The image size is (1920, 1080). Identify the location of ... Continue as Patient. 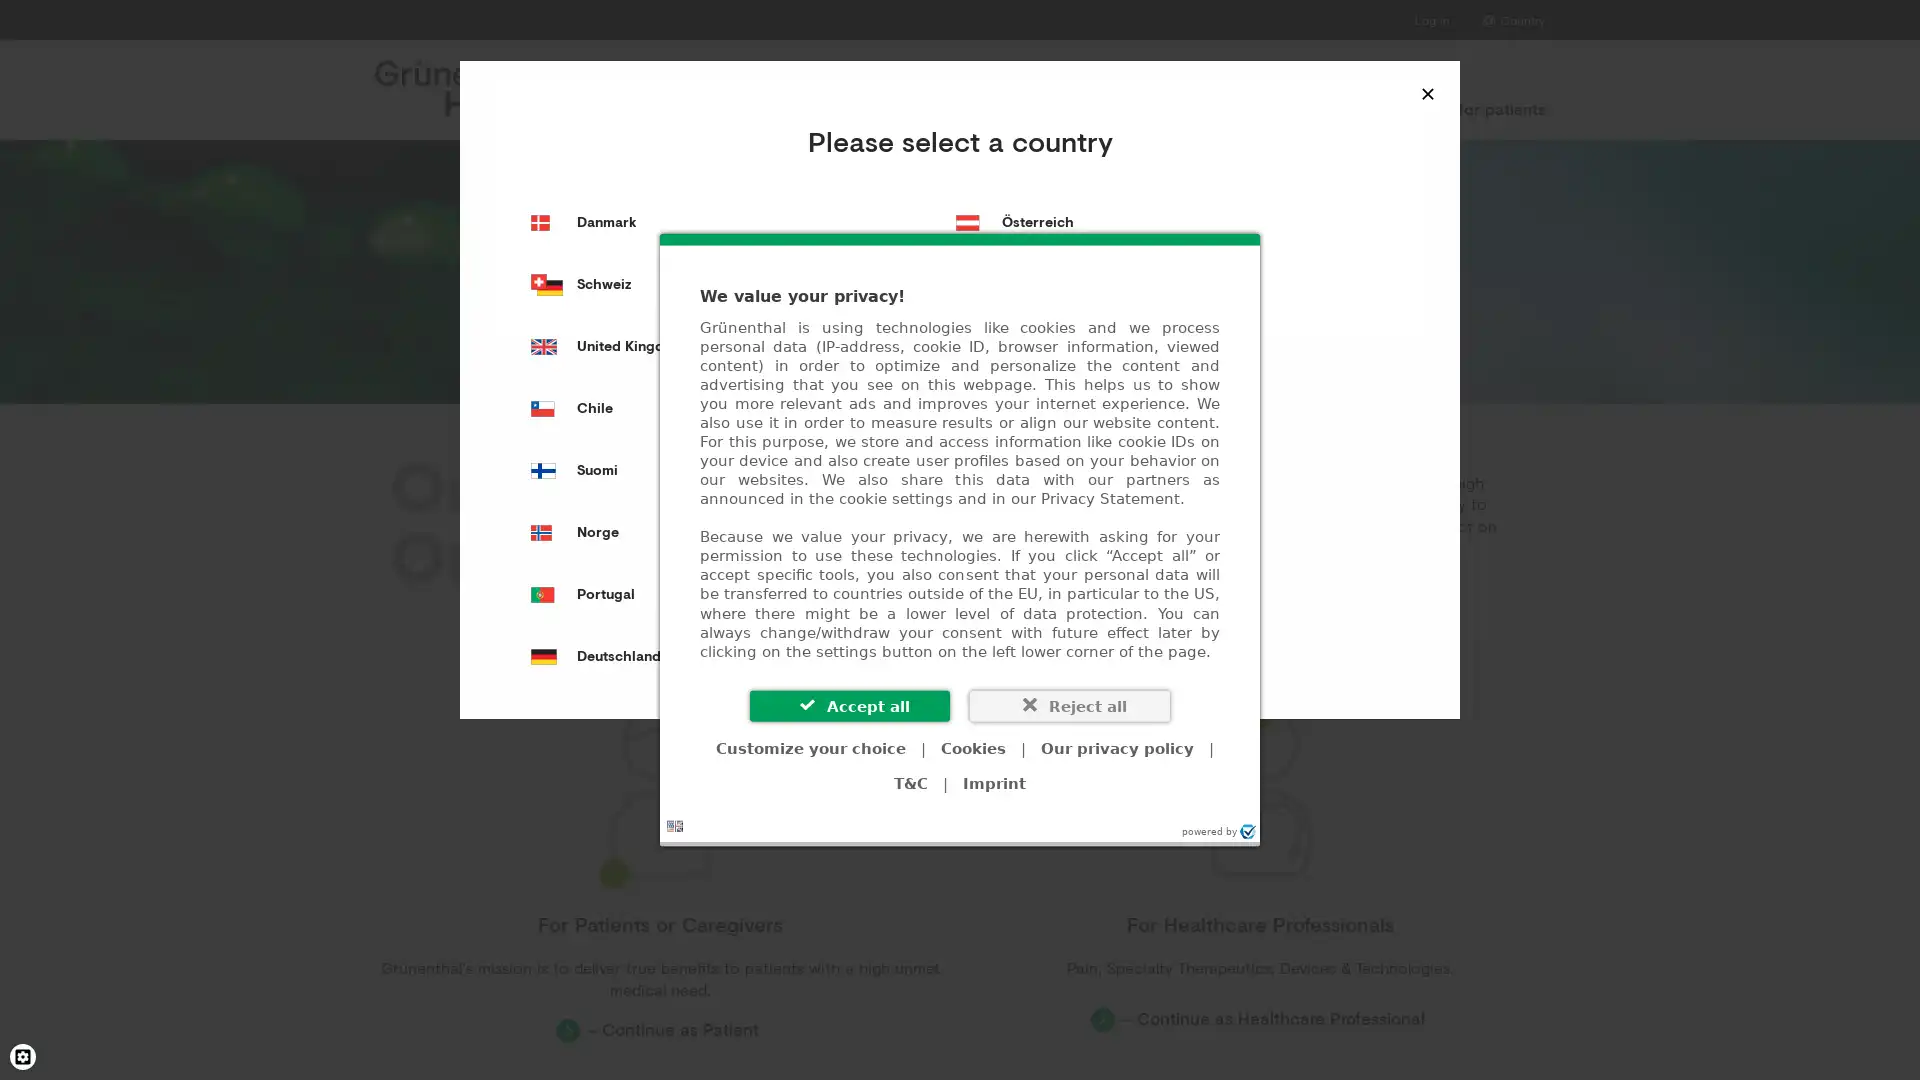
(660, 1029).